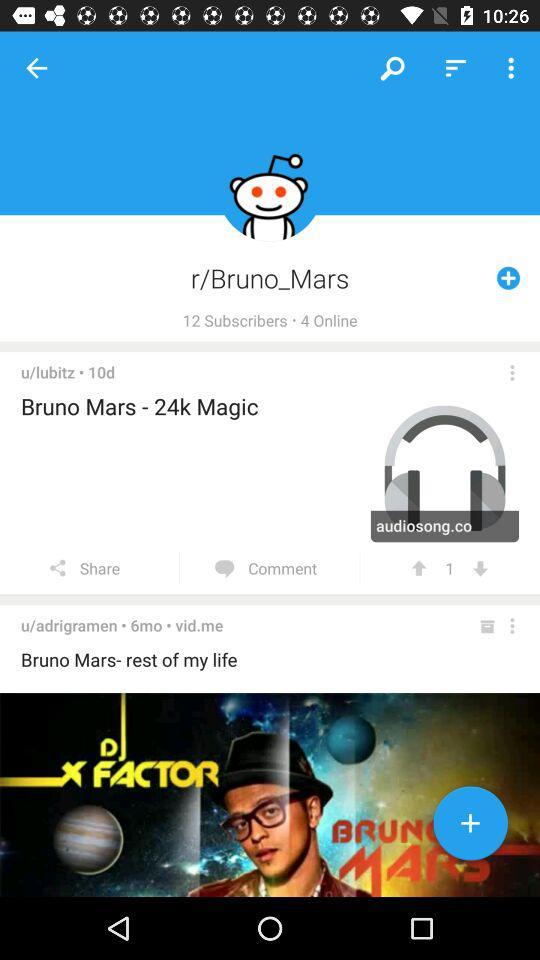 The width and height of the screenshot is (540, 960). Describe the element at coordinates (512, 371) in the screenshot. I see `song options` at that location.